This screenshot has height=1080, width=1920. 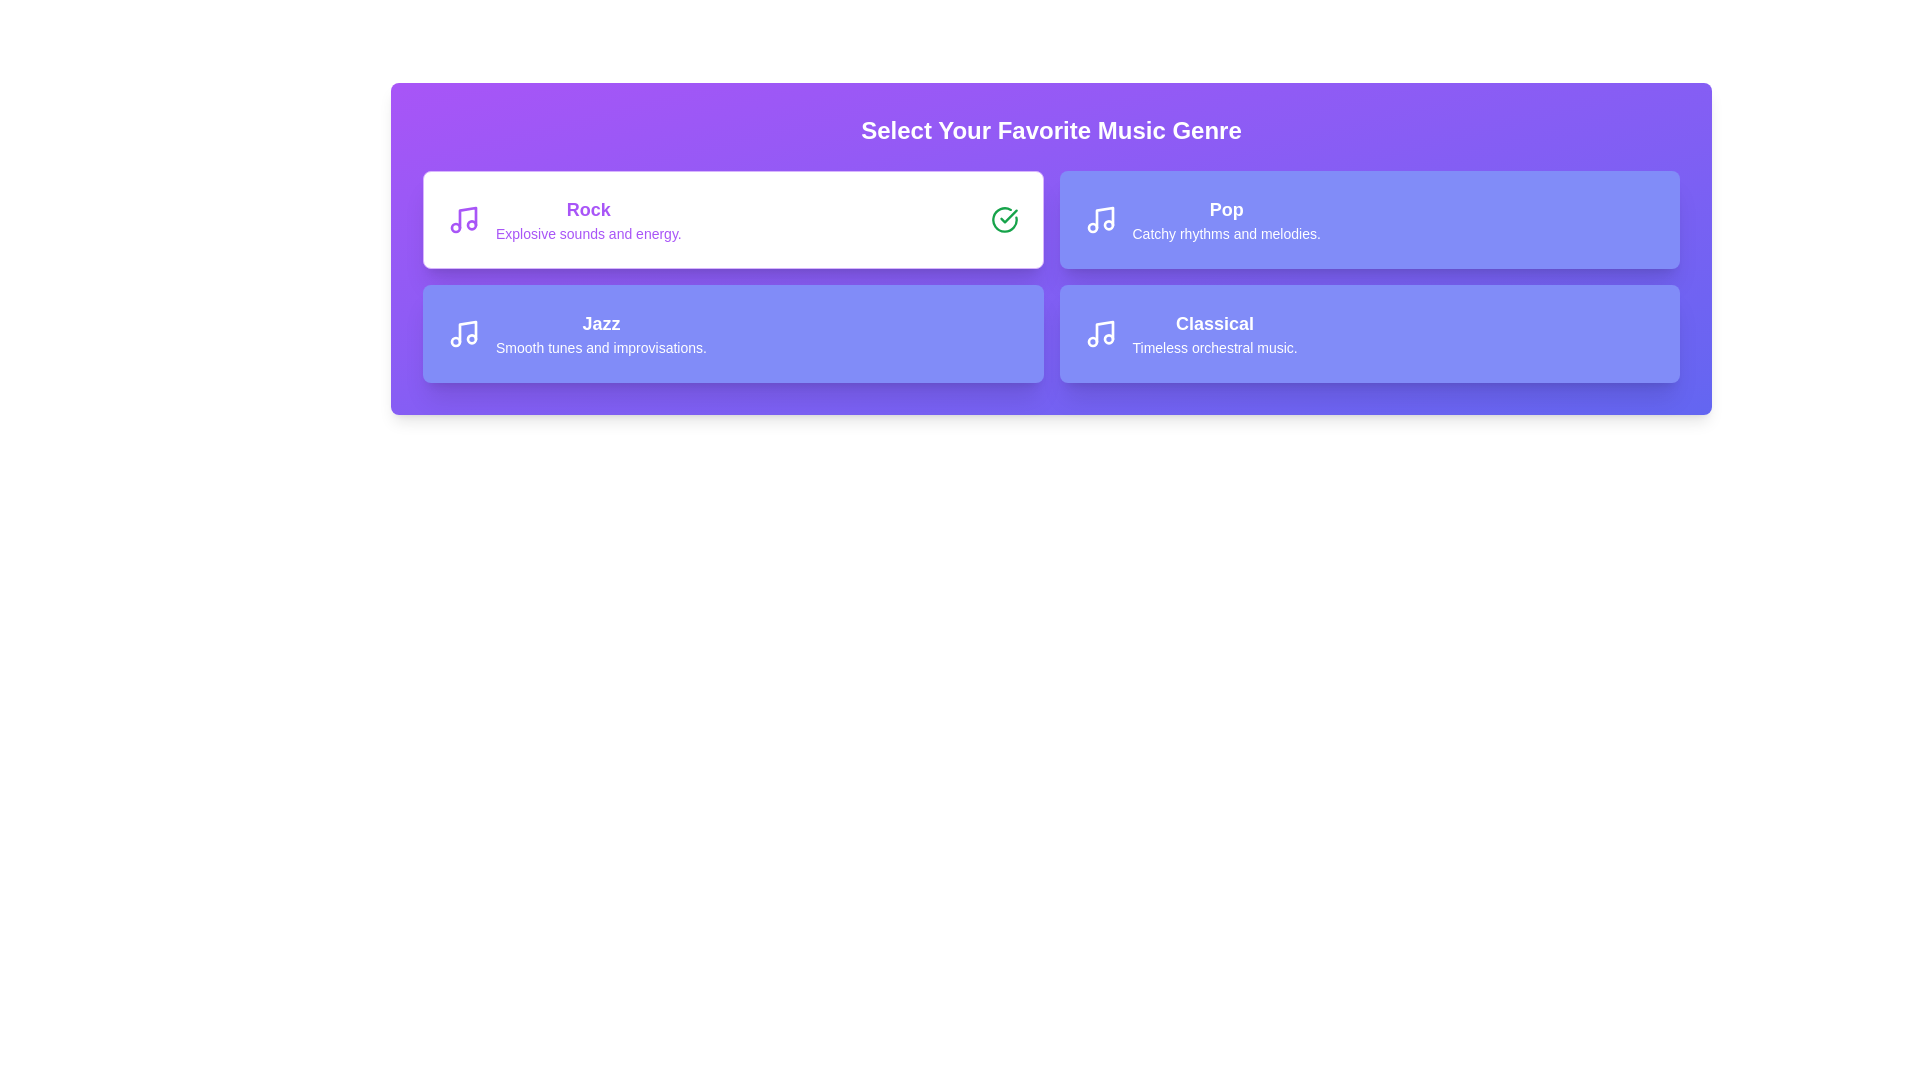 What do you see at coordinates (1214, 346) in the screenshot?
I see `descriptive subtitle text located under the 'Classical' label in the lower right section of the grid layout` at bounding box center [1214, 346].